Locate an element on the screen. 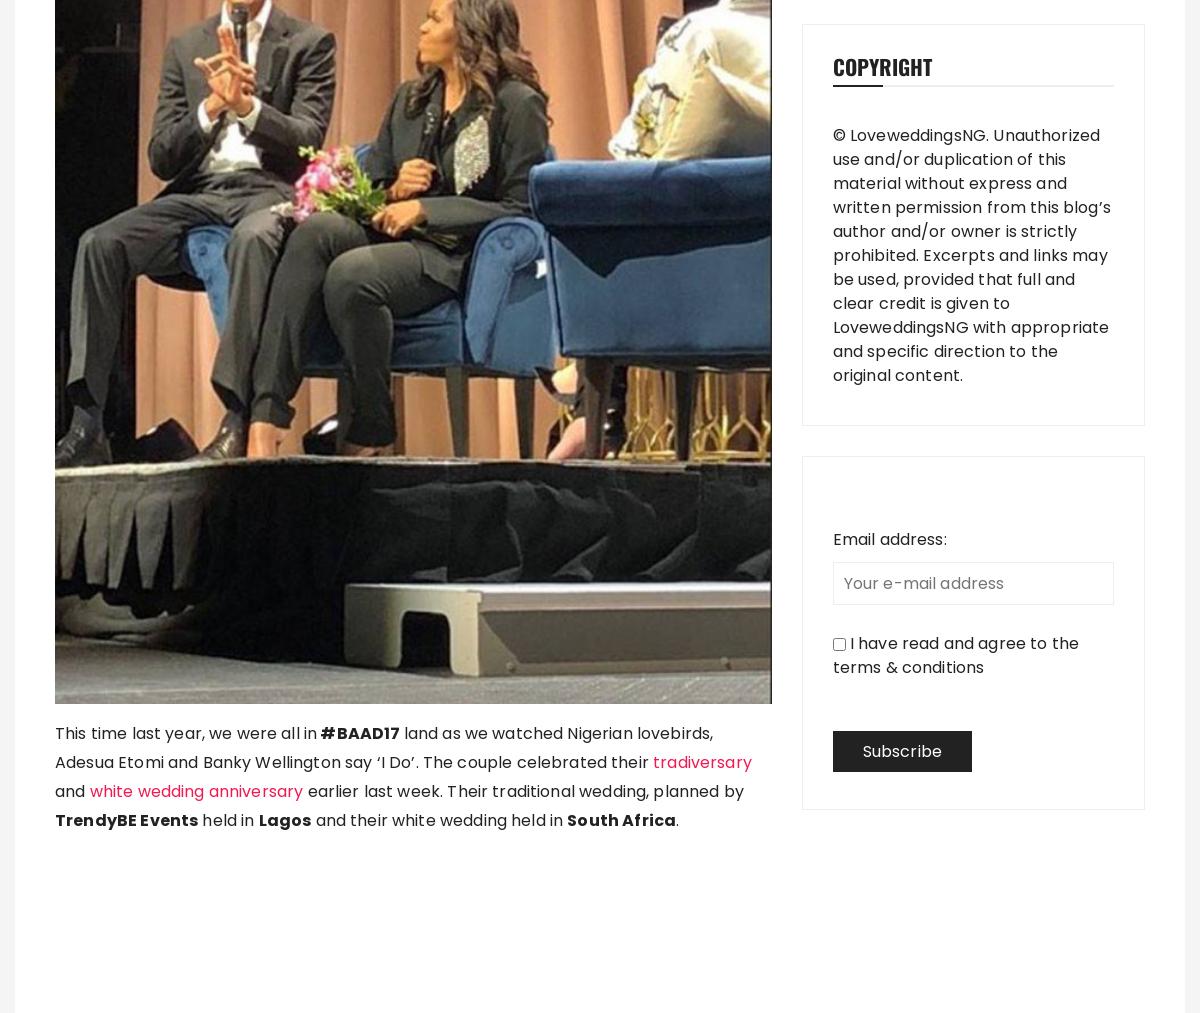 The width and height of the screenshot is (1200, 1013). 'earlier last week. Their traditional wedding, planned by' is located at coordinates (521, 790).